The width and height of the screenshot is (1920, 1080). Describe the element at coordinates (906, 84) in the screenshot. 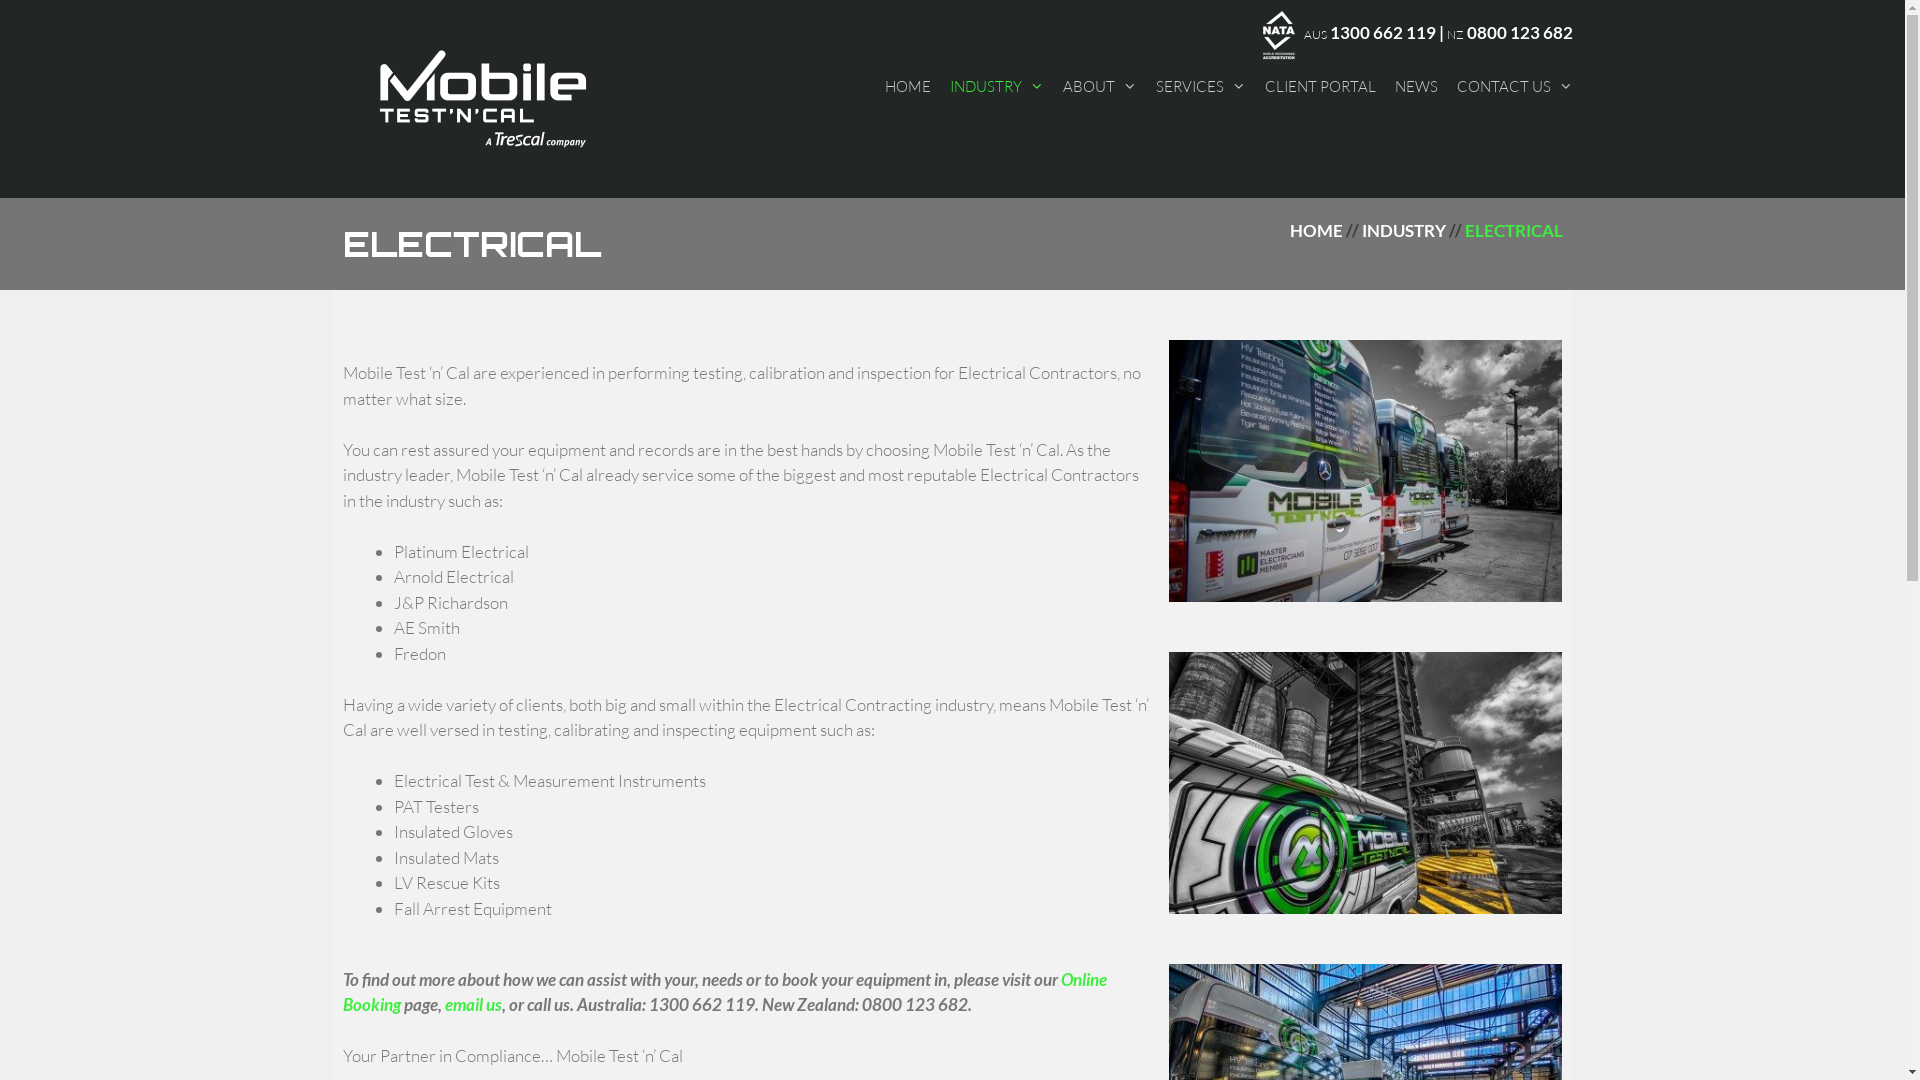

I see `'HOME'` at that location.